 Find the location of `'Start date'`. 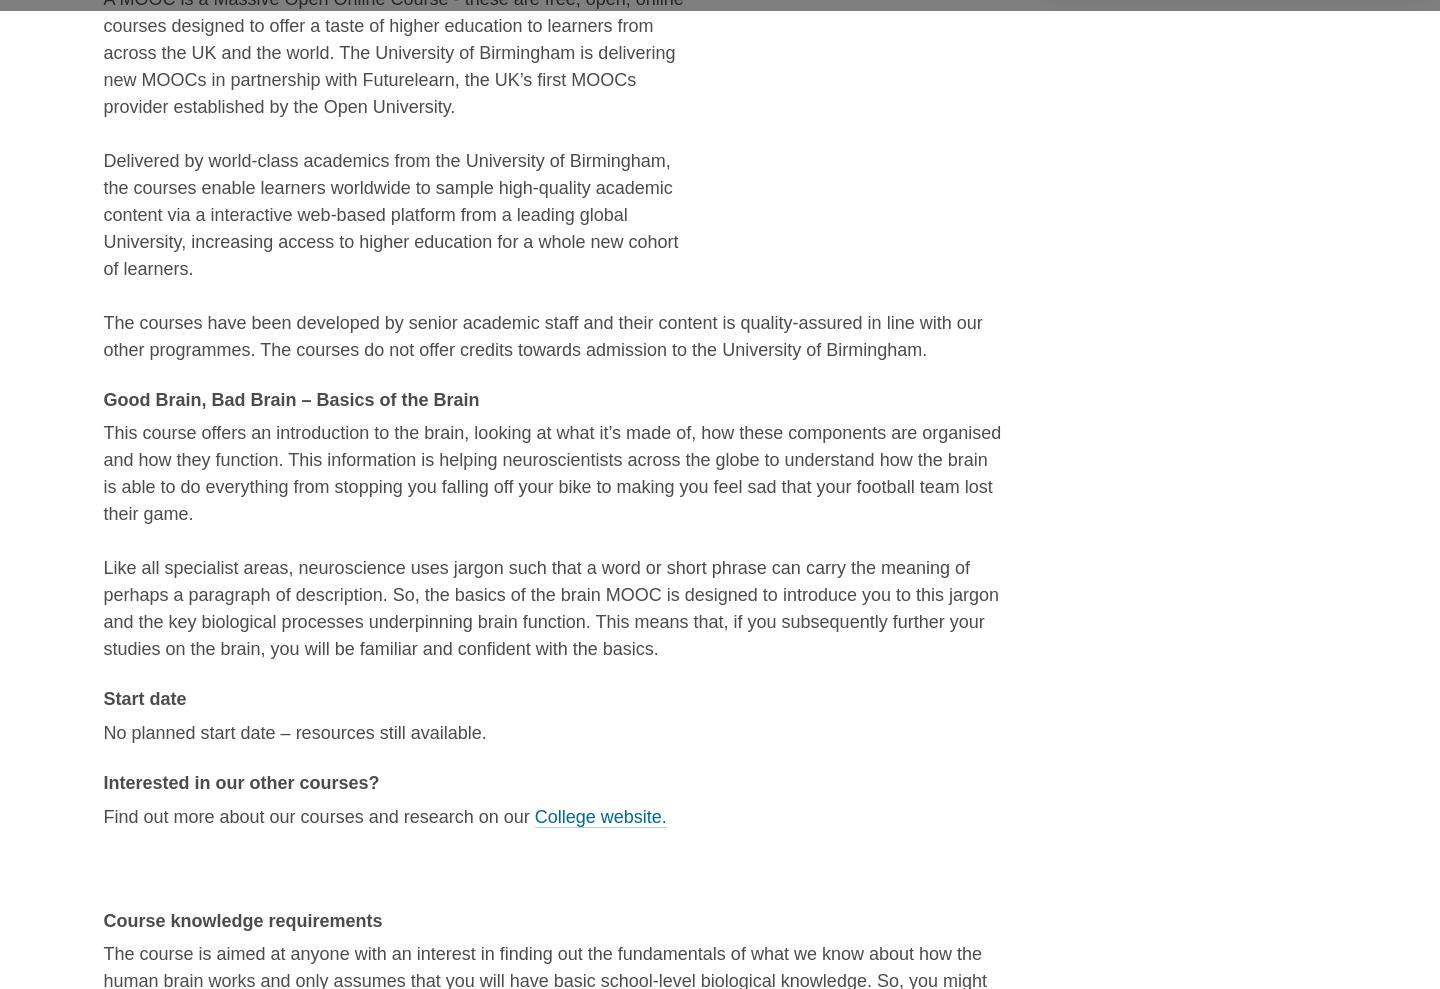

'Start date' is located at coordinates (143, 698).